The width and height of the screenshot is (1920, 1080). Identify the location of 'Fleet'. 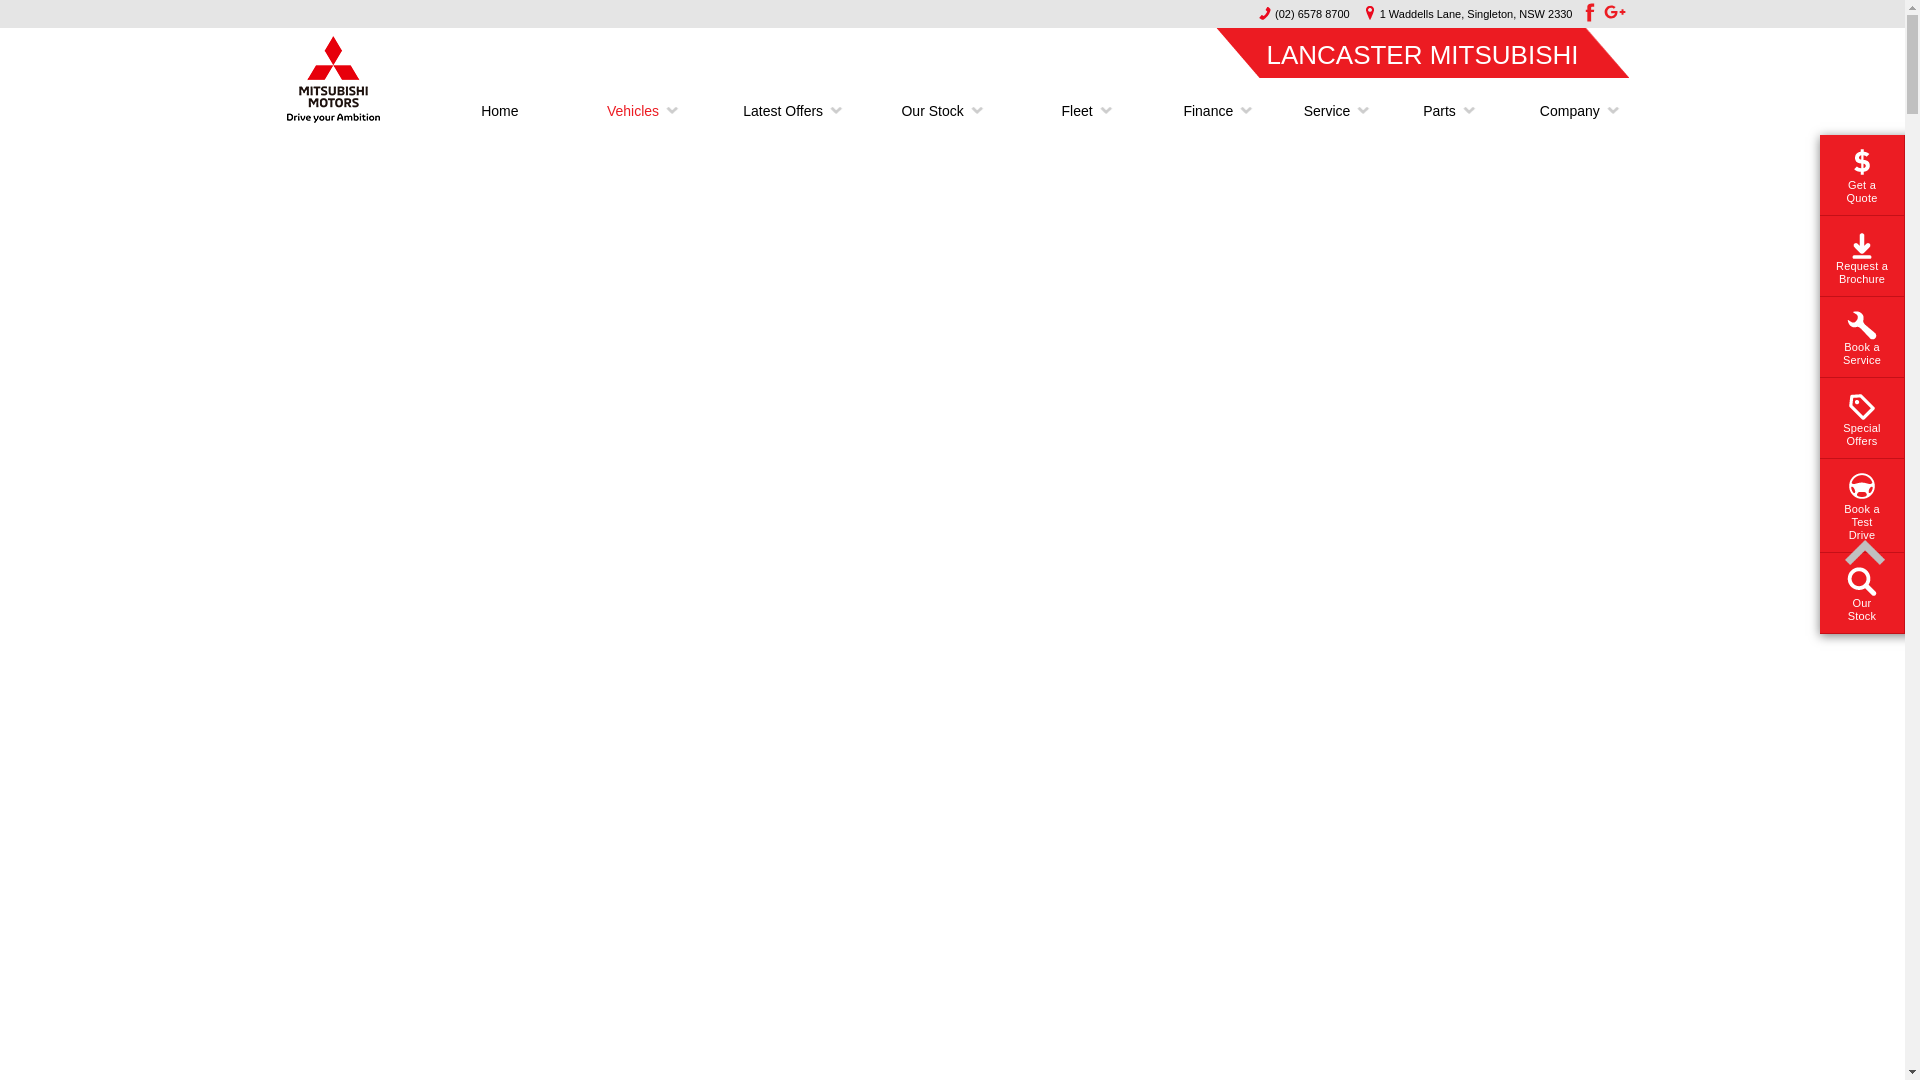
(1075, 111).